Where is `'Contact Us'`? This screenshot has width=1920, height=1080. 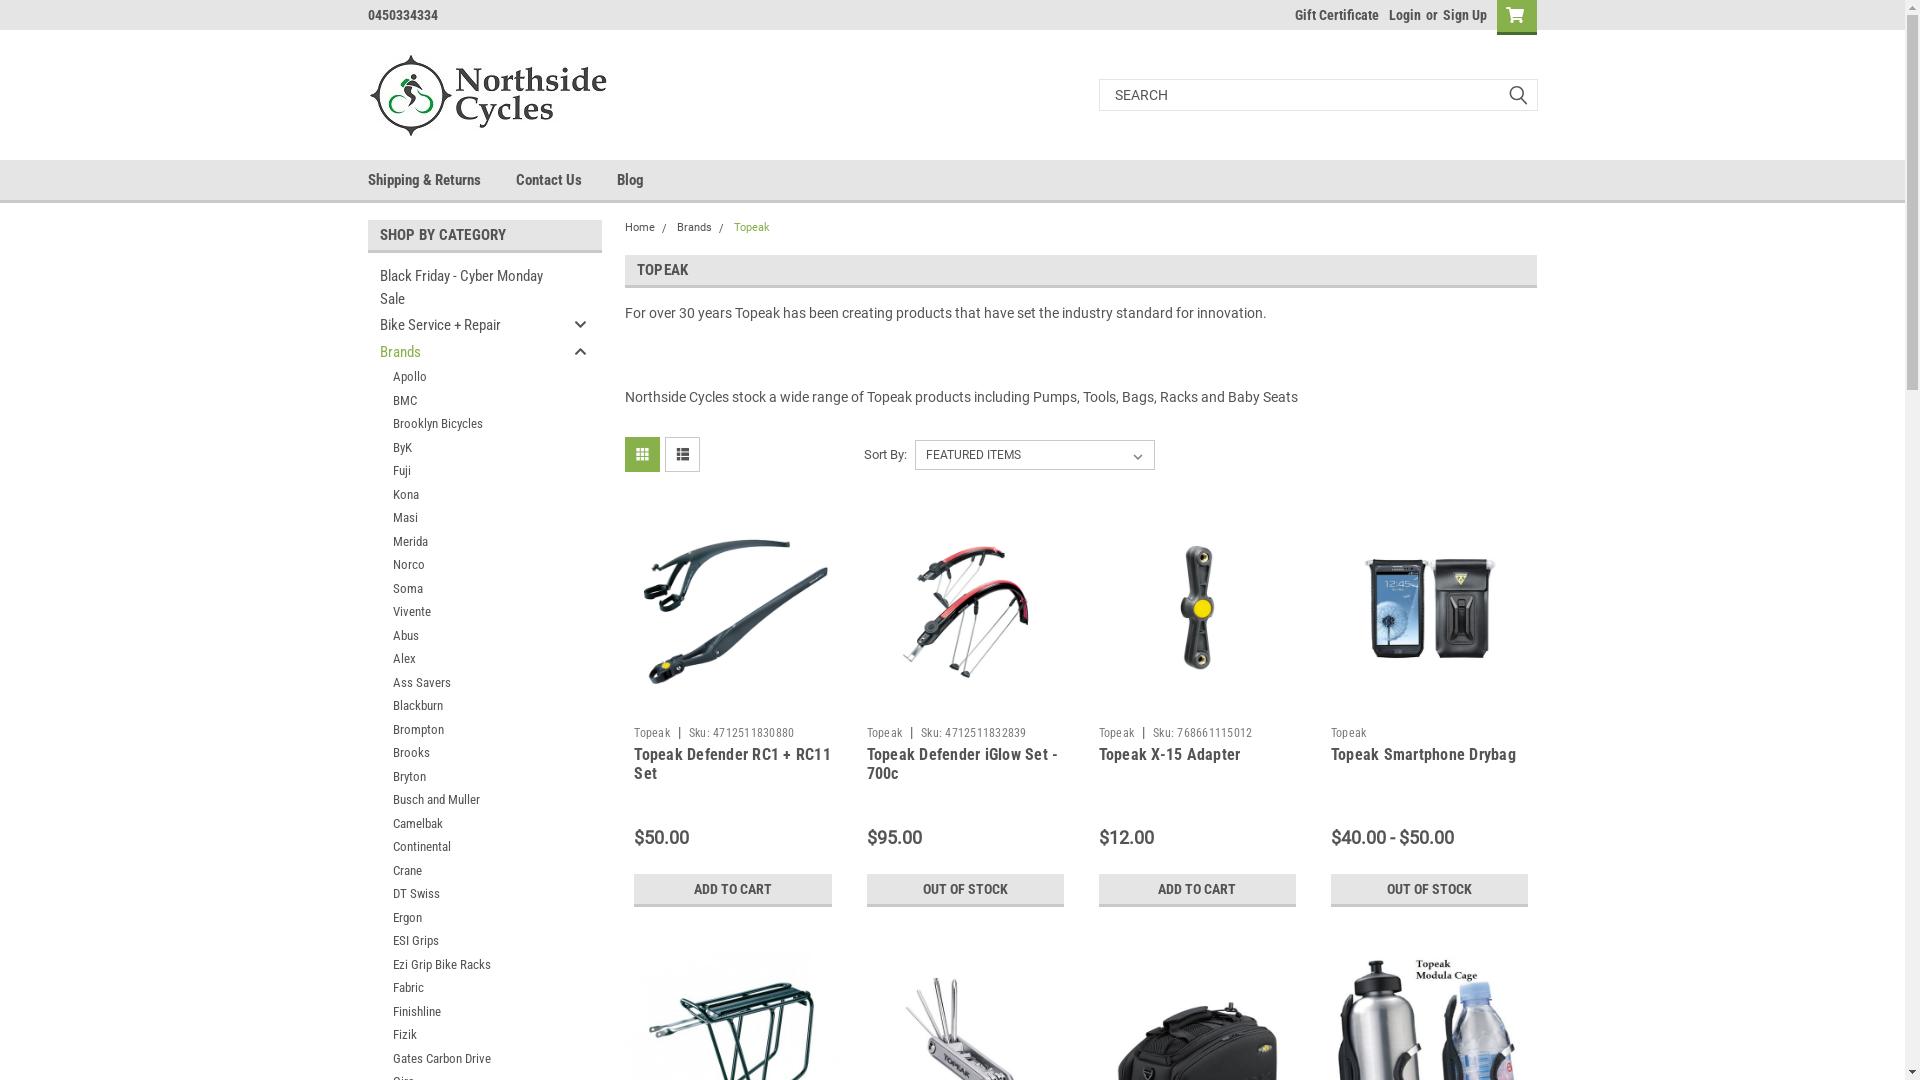
'Contact Us' is located at coordinates (565, 180).